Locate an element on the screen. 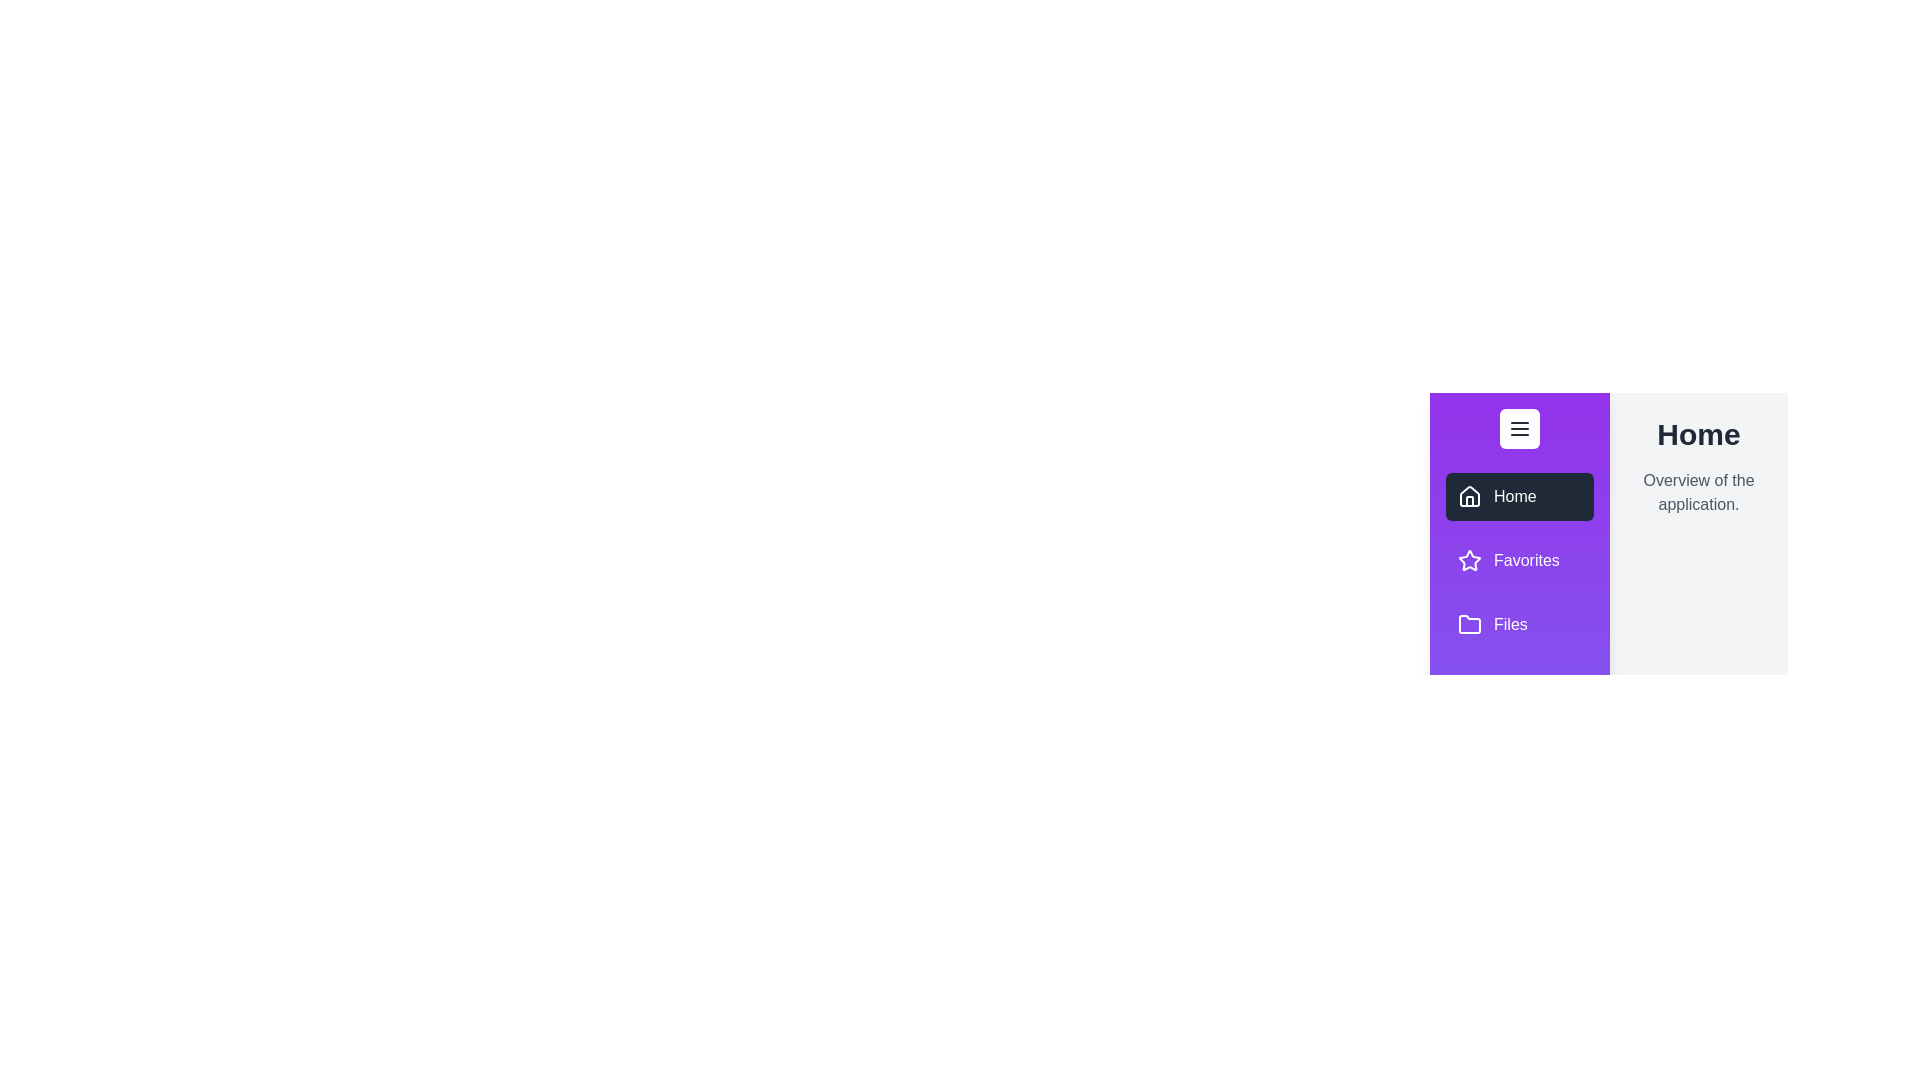  the tab Favorites in the drawer is located at coordinates (1520, 560).